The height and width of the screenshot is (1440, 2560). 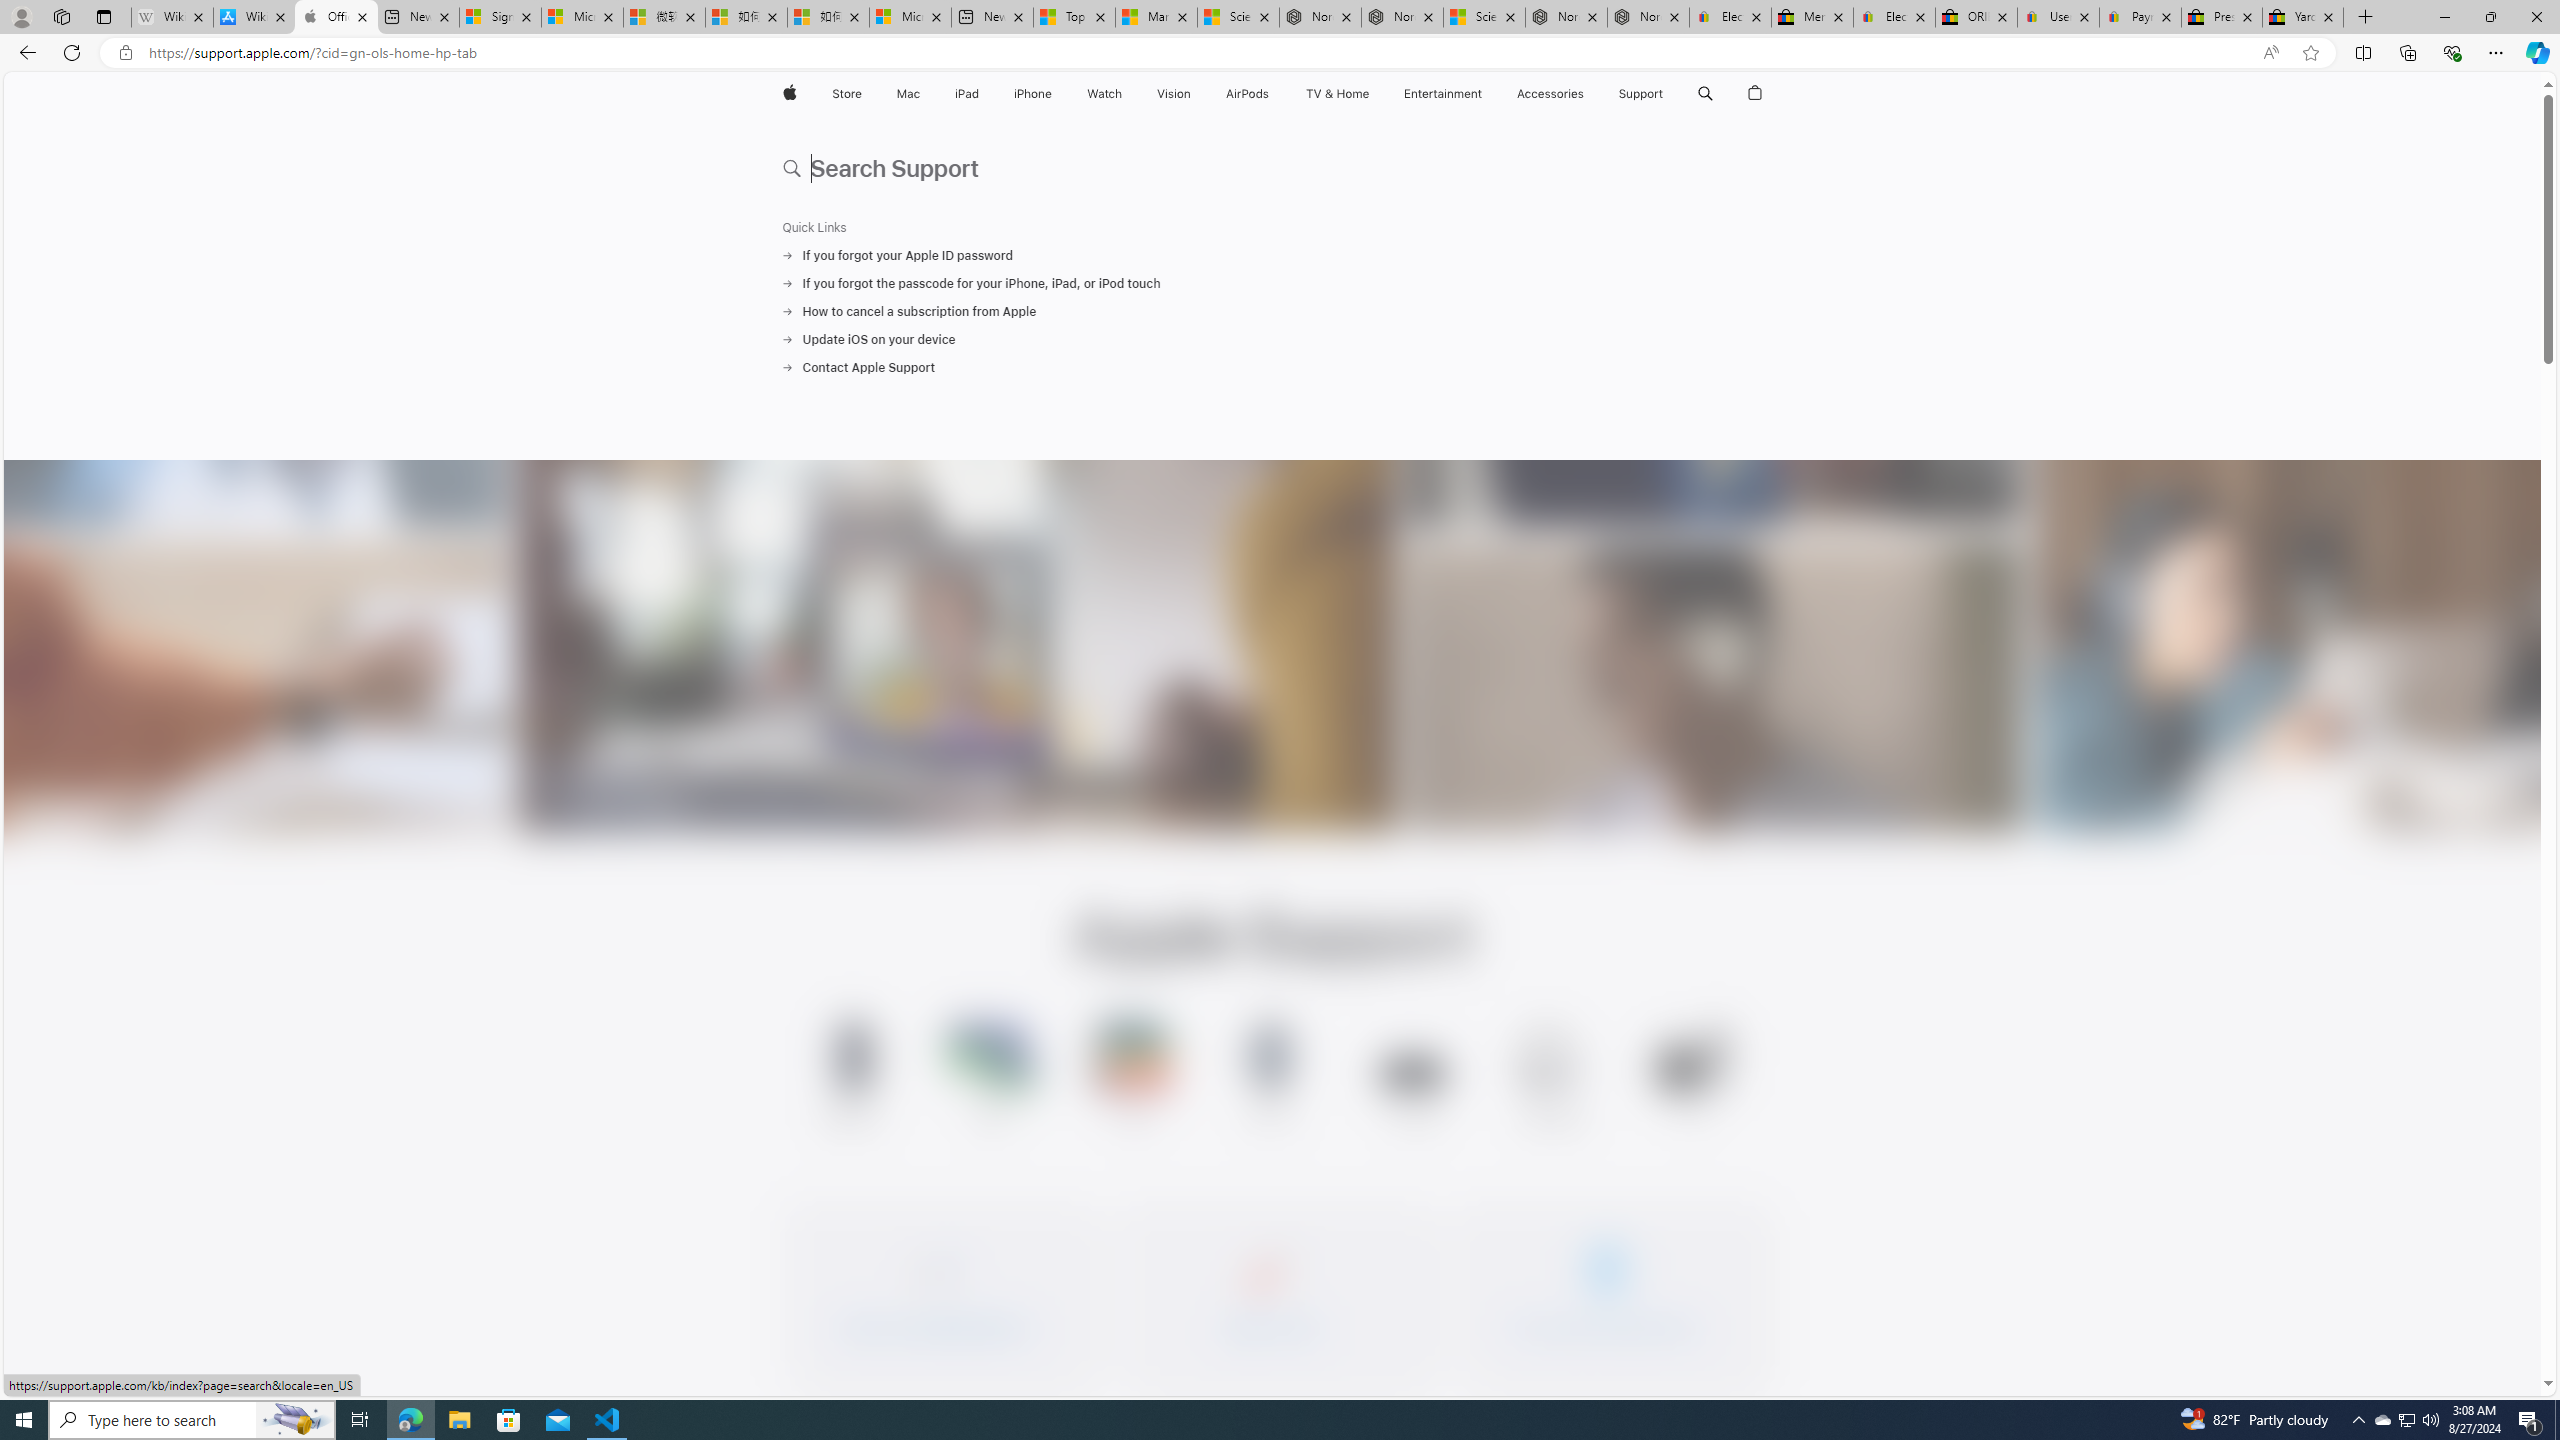 I want to click on 'Store', so click(x=845, y=93).